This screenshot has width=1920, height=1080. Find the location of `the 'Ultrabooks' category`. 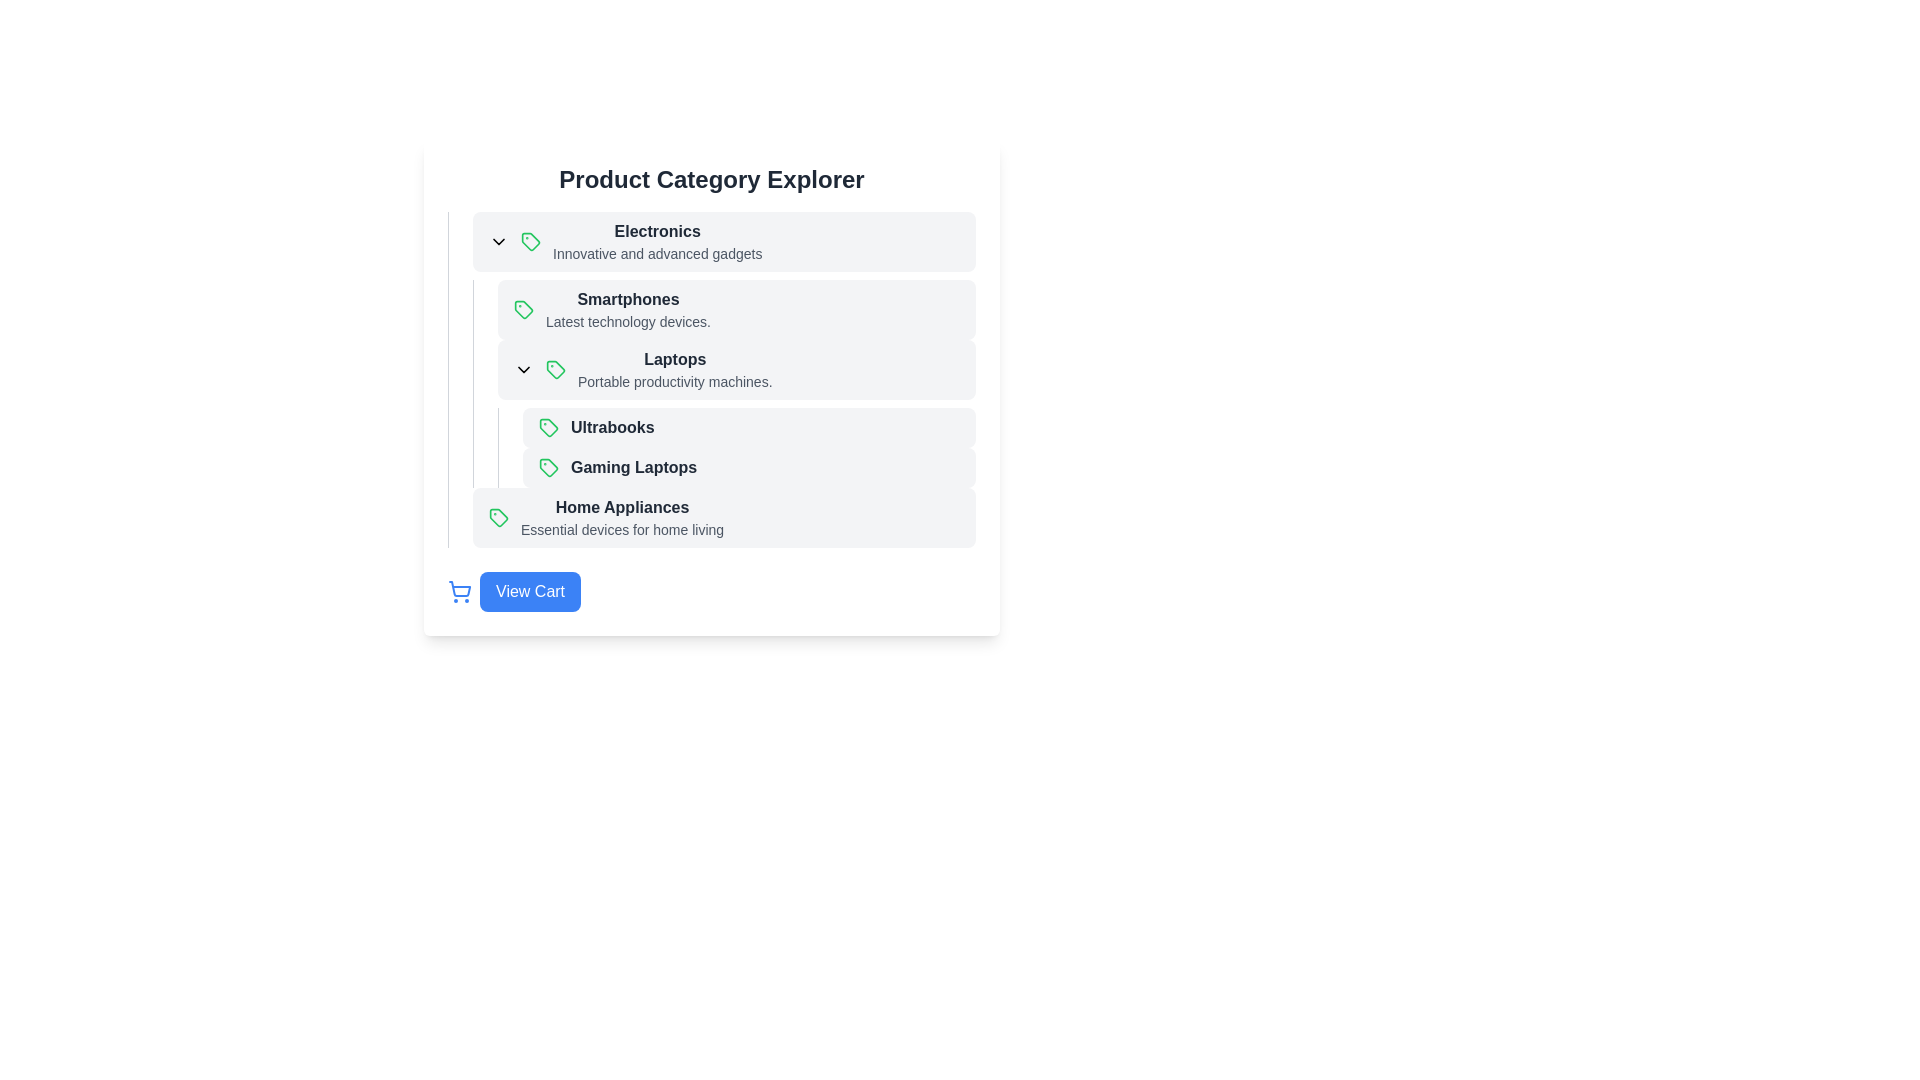

the 'Ultrabooks' category is located at coordinates (736, 446).